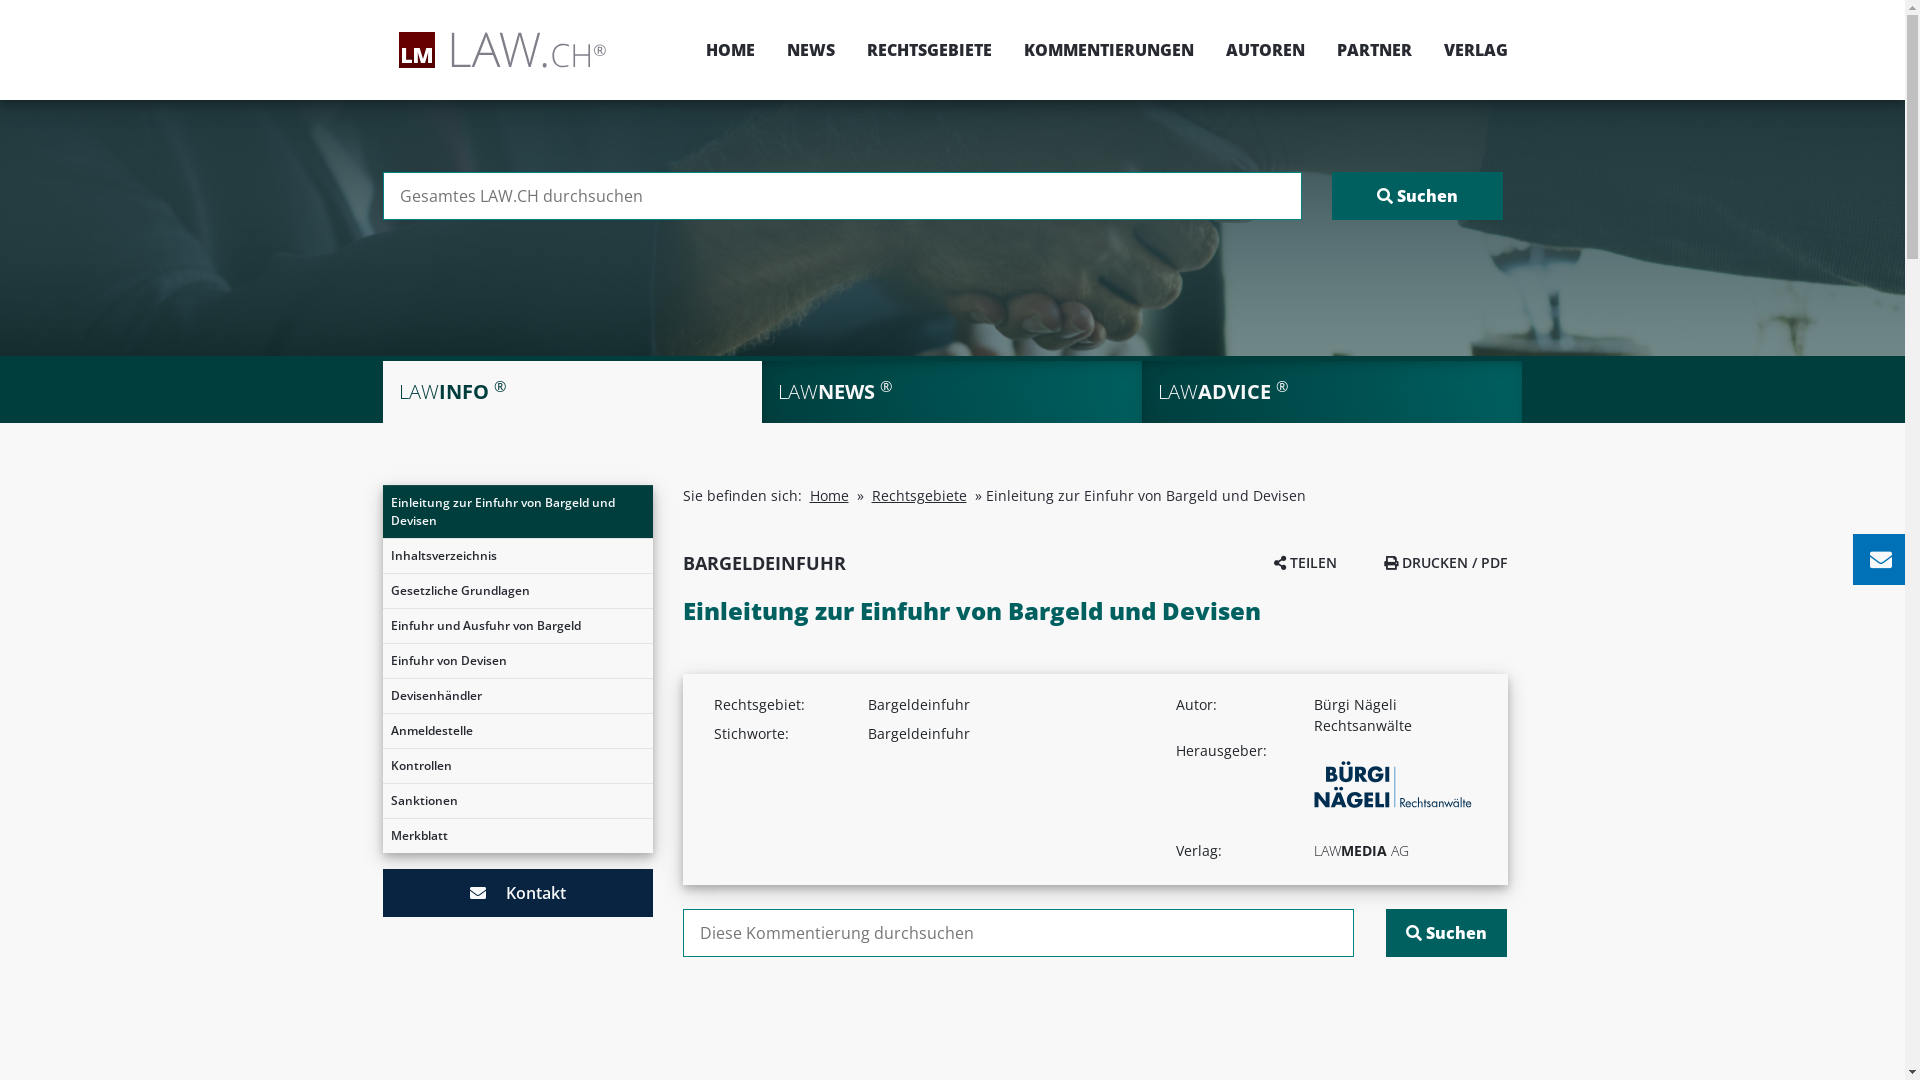  I want to click on 'HOME', so click(729, 49).